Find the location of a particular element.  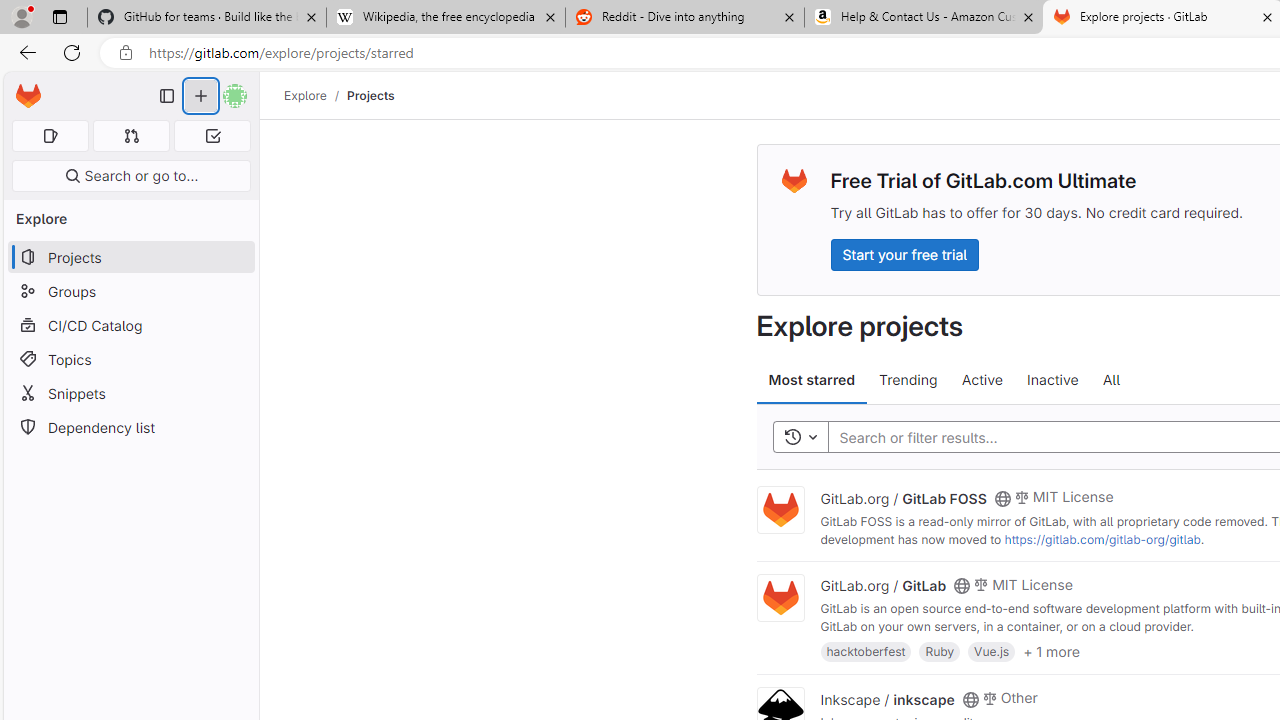

'Primary navigation sidebar' is located at coordinates (167, 96).